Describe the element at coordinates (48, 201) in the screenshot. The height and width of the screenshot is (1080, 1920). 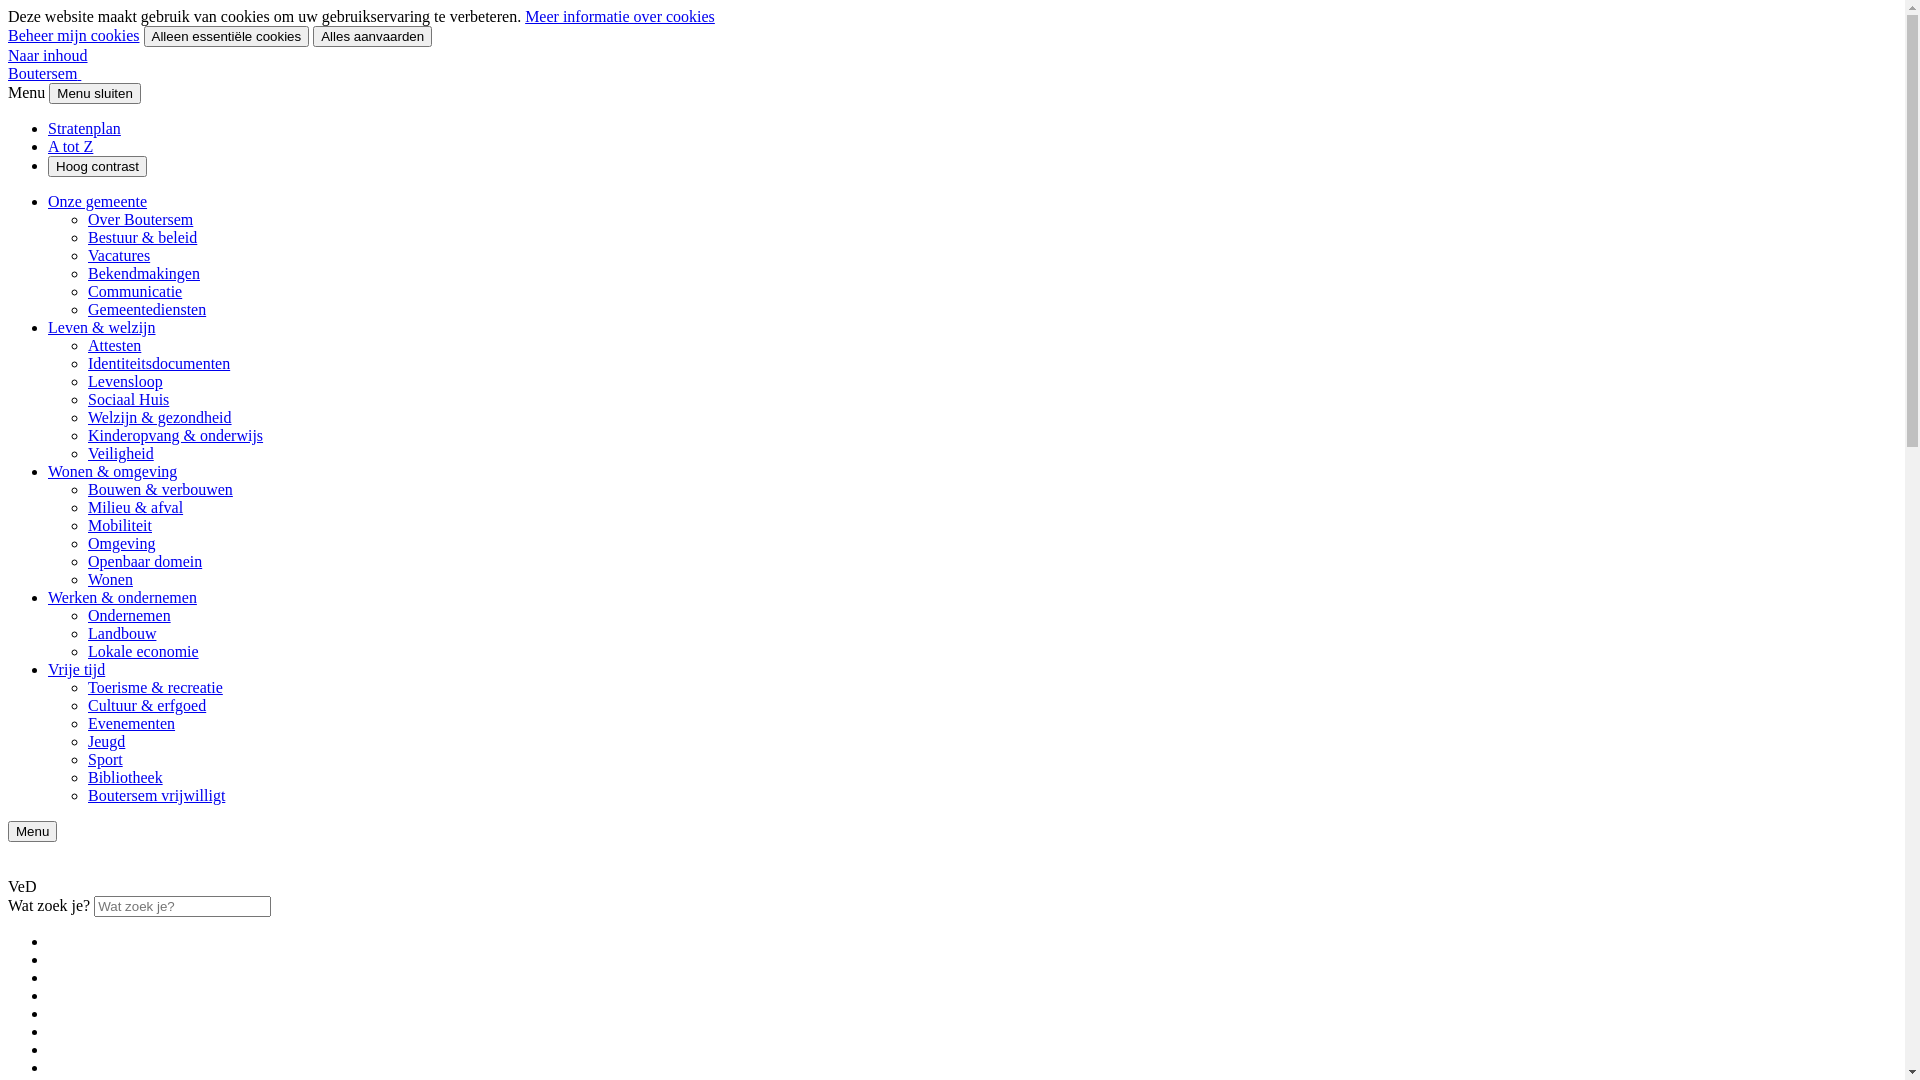
I see `'Onze gemeente'` at that location.